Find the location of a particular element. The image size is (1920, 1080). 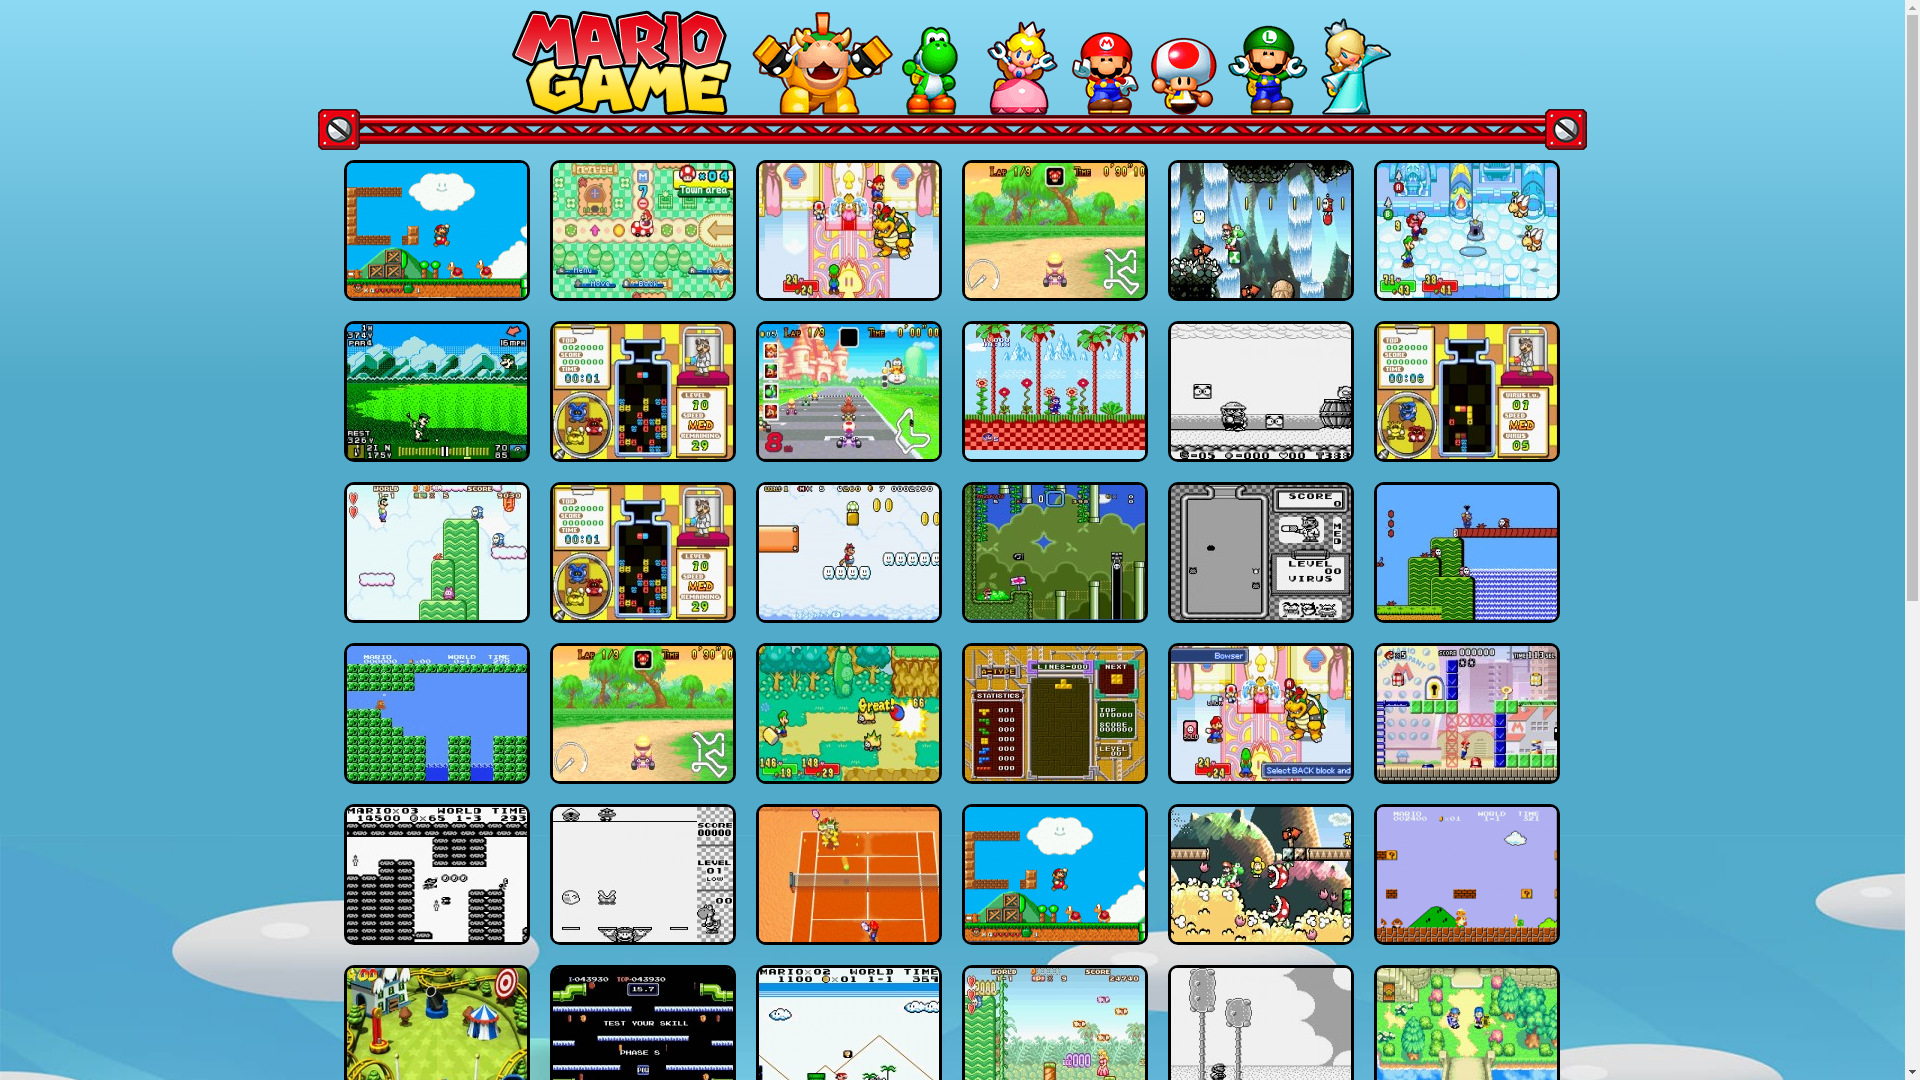

'Dr.Mario & Puzzle League' is located at coordinates (552, 550).